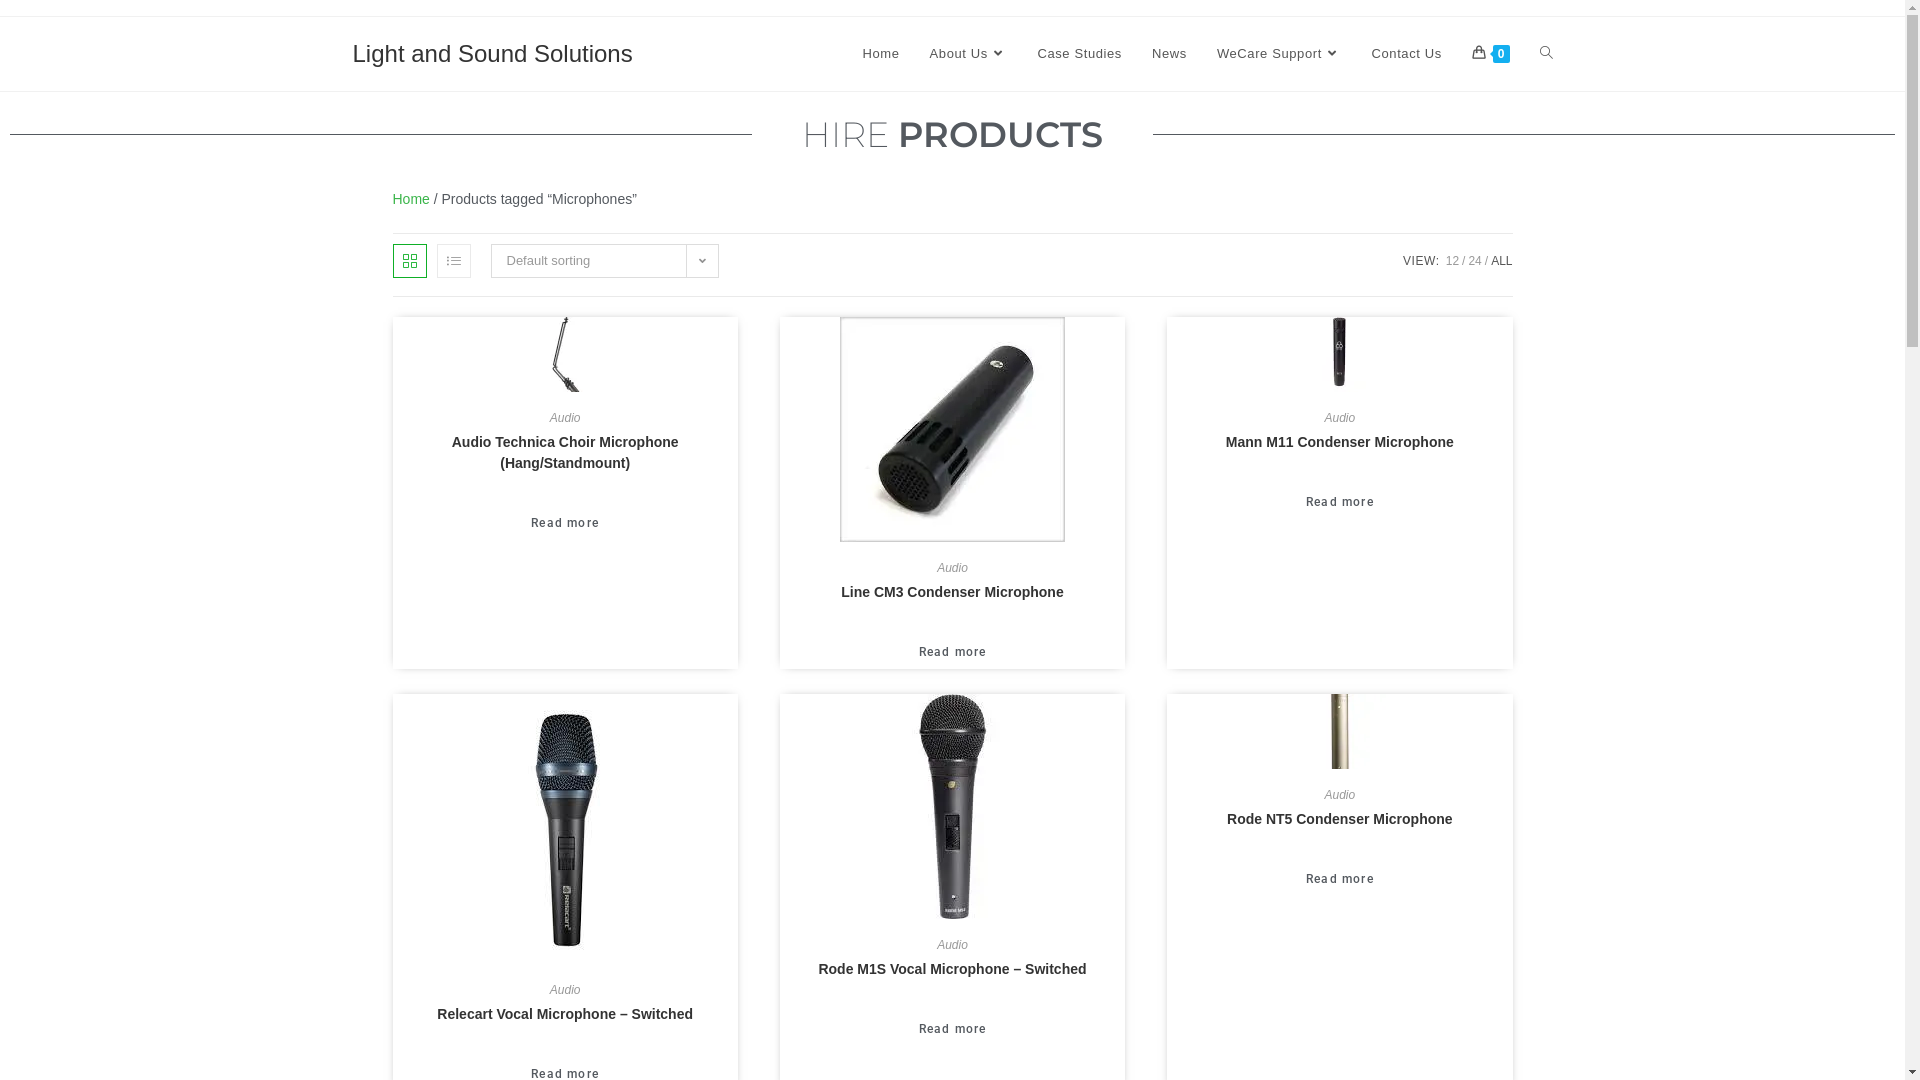 This screenshot has height=1080, width=1920. Describe the element at coordinates (969, 53) in the screenshot. I see `'About Us'` at that location.